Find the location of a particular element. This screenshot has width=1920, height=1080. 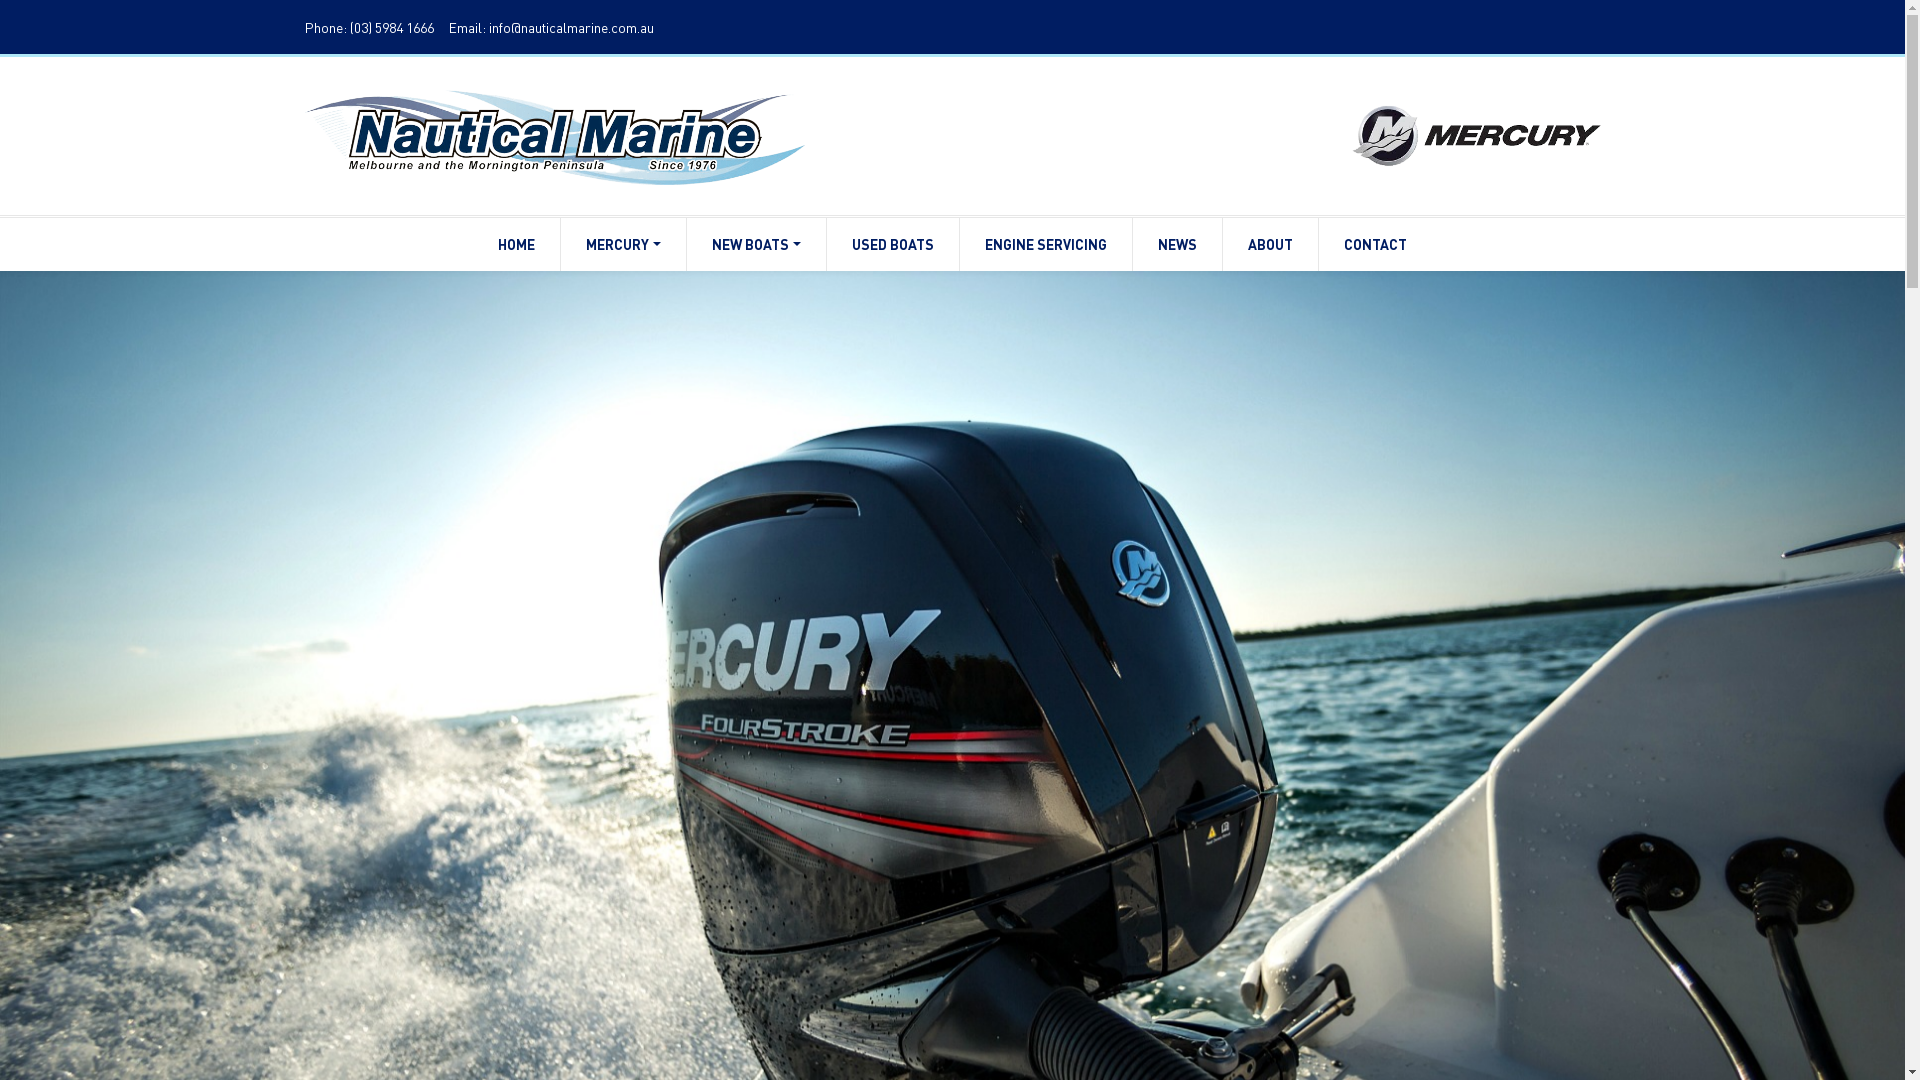

'Phone: (03) 5984 1666' is located at coordinates (368, 27).